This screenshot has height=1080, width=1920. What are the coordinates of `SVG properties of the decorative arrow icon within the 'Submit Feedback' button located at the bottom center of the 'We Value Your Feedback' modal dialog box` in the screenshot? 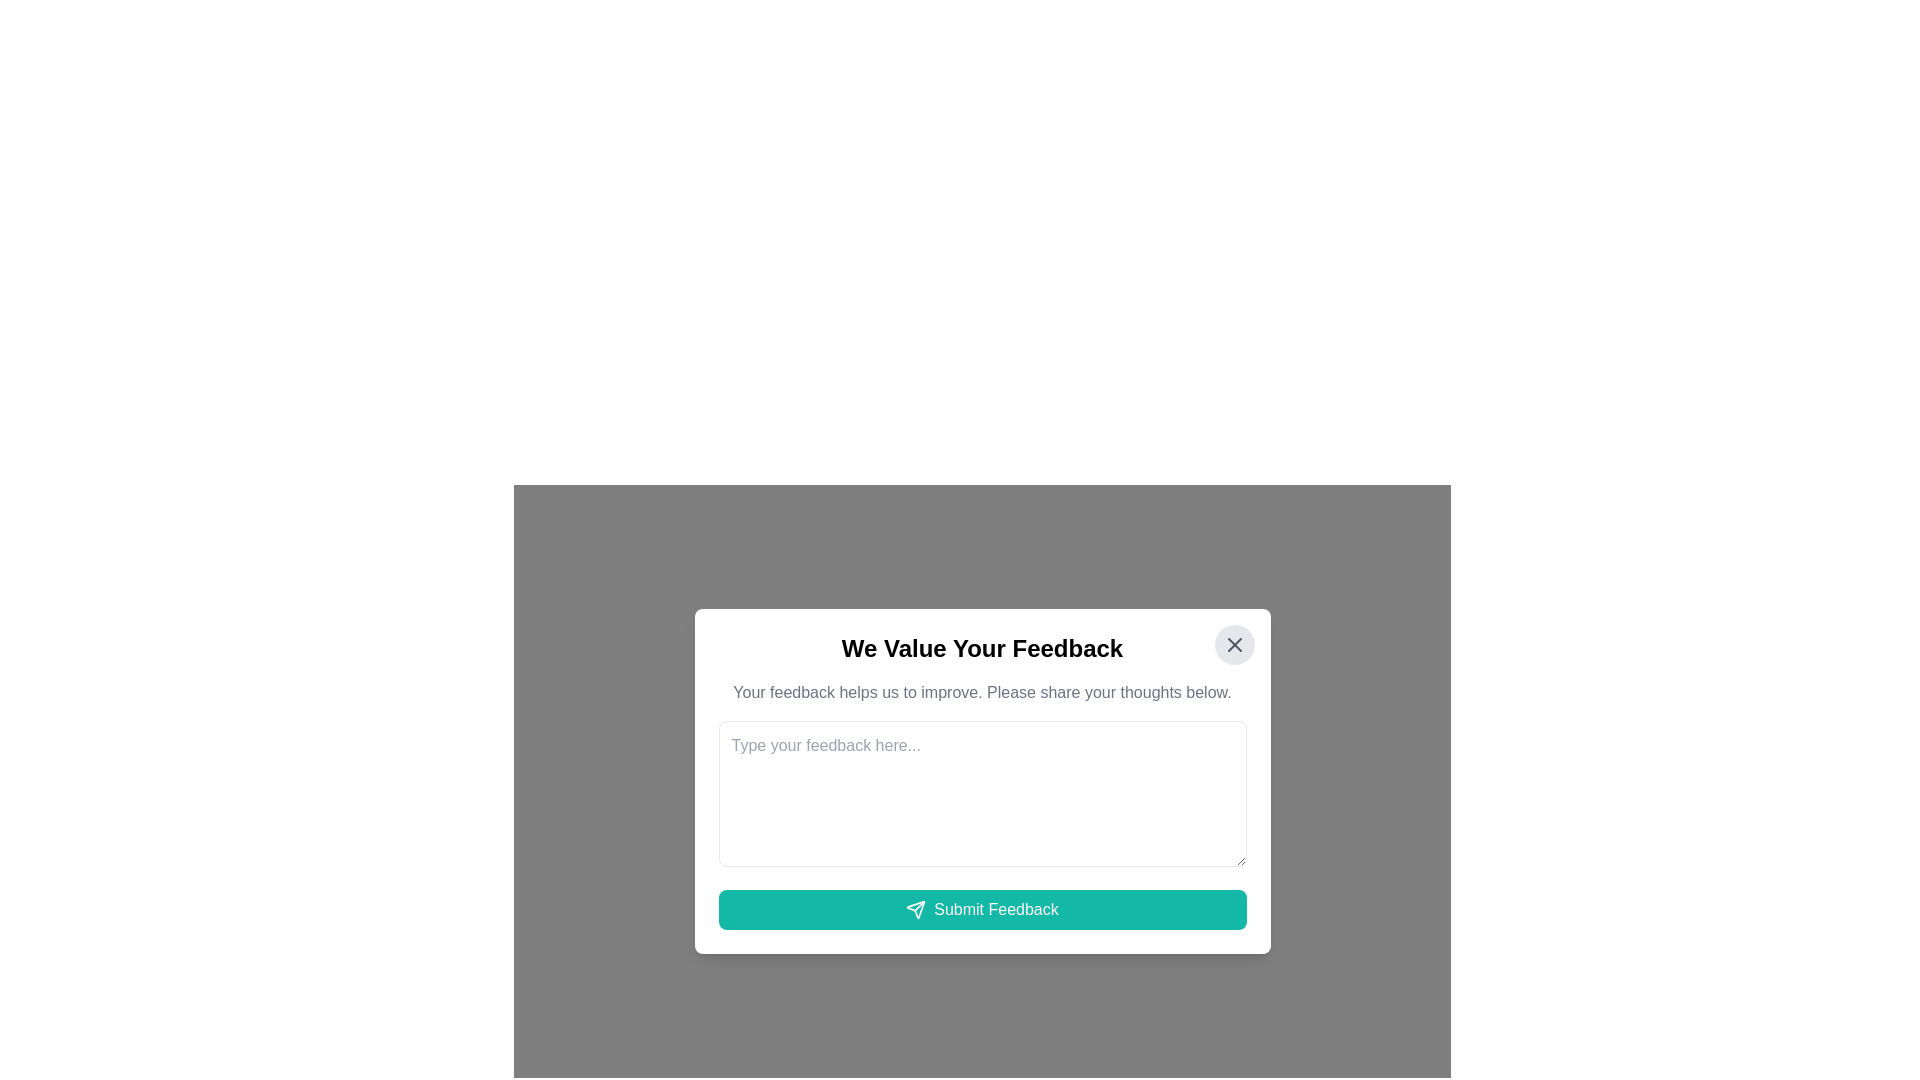 It's located at (915, 910).